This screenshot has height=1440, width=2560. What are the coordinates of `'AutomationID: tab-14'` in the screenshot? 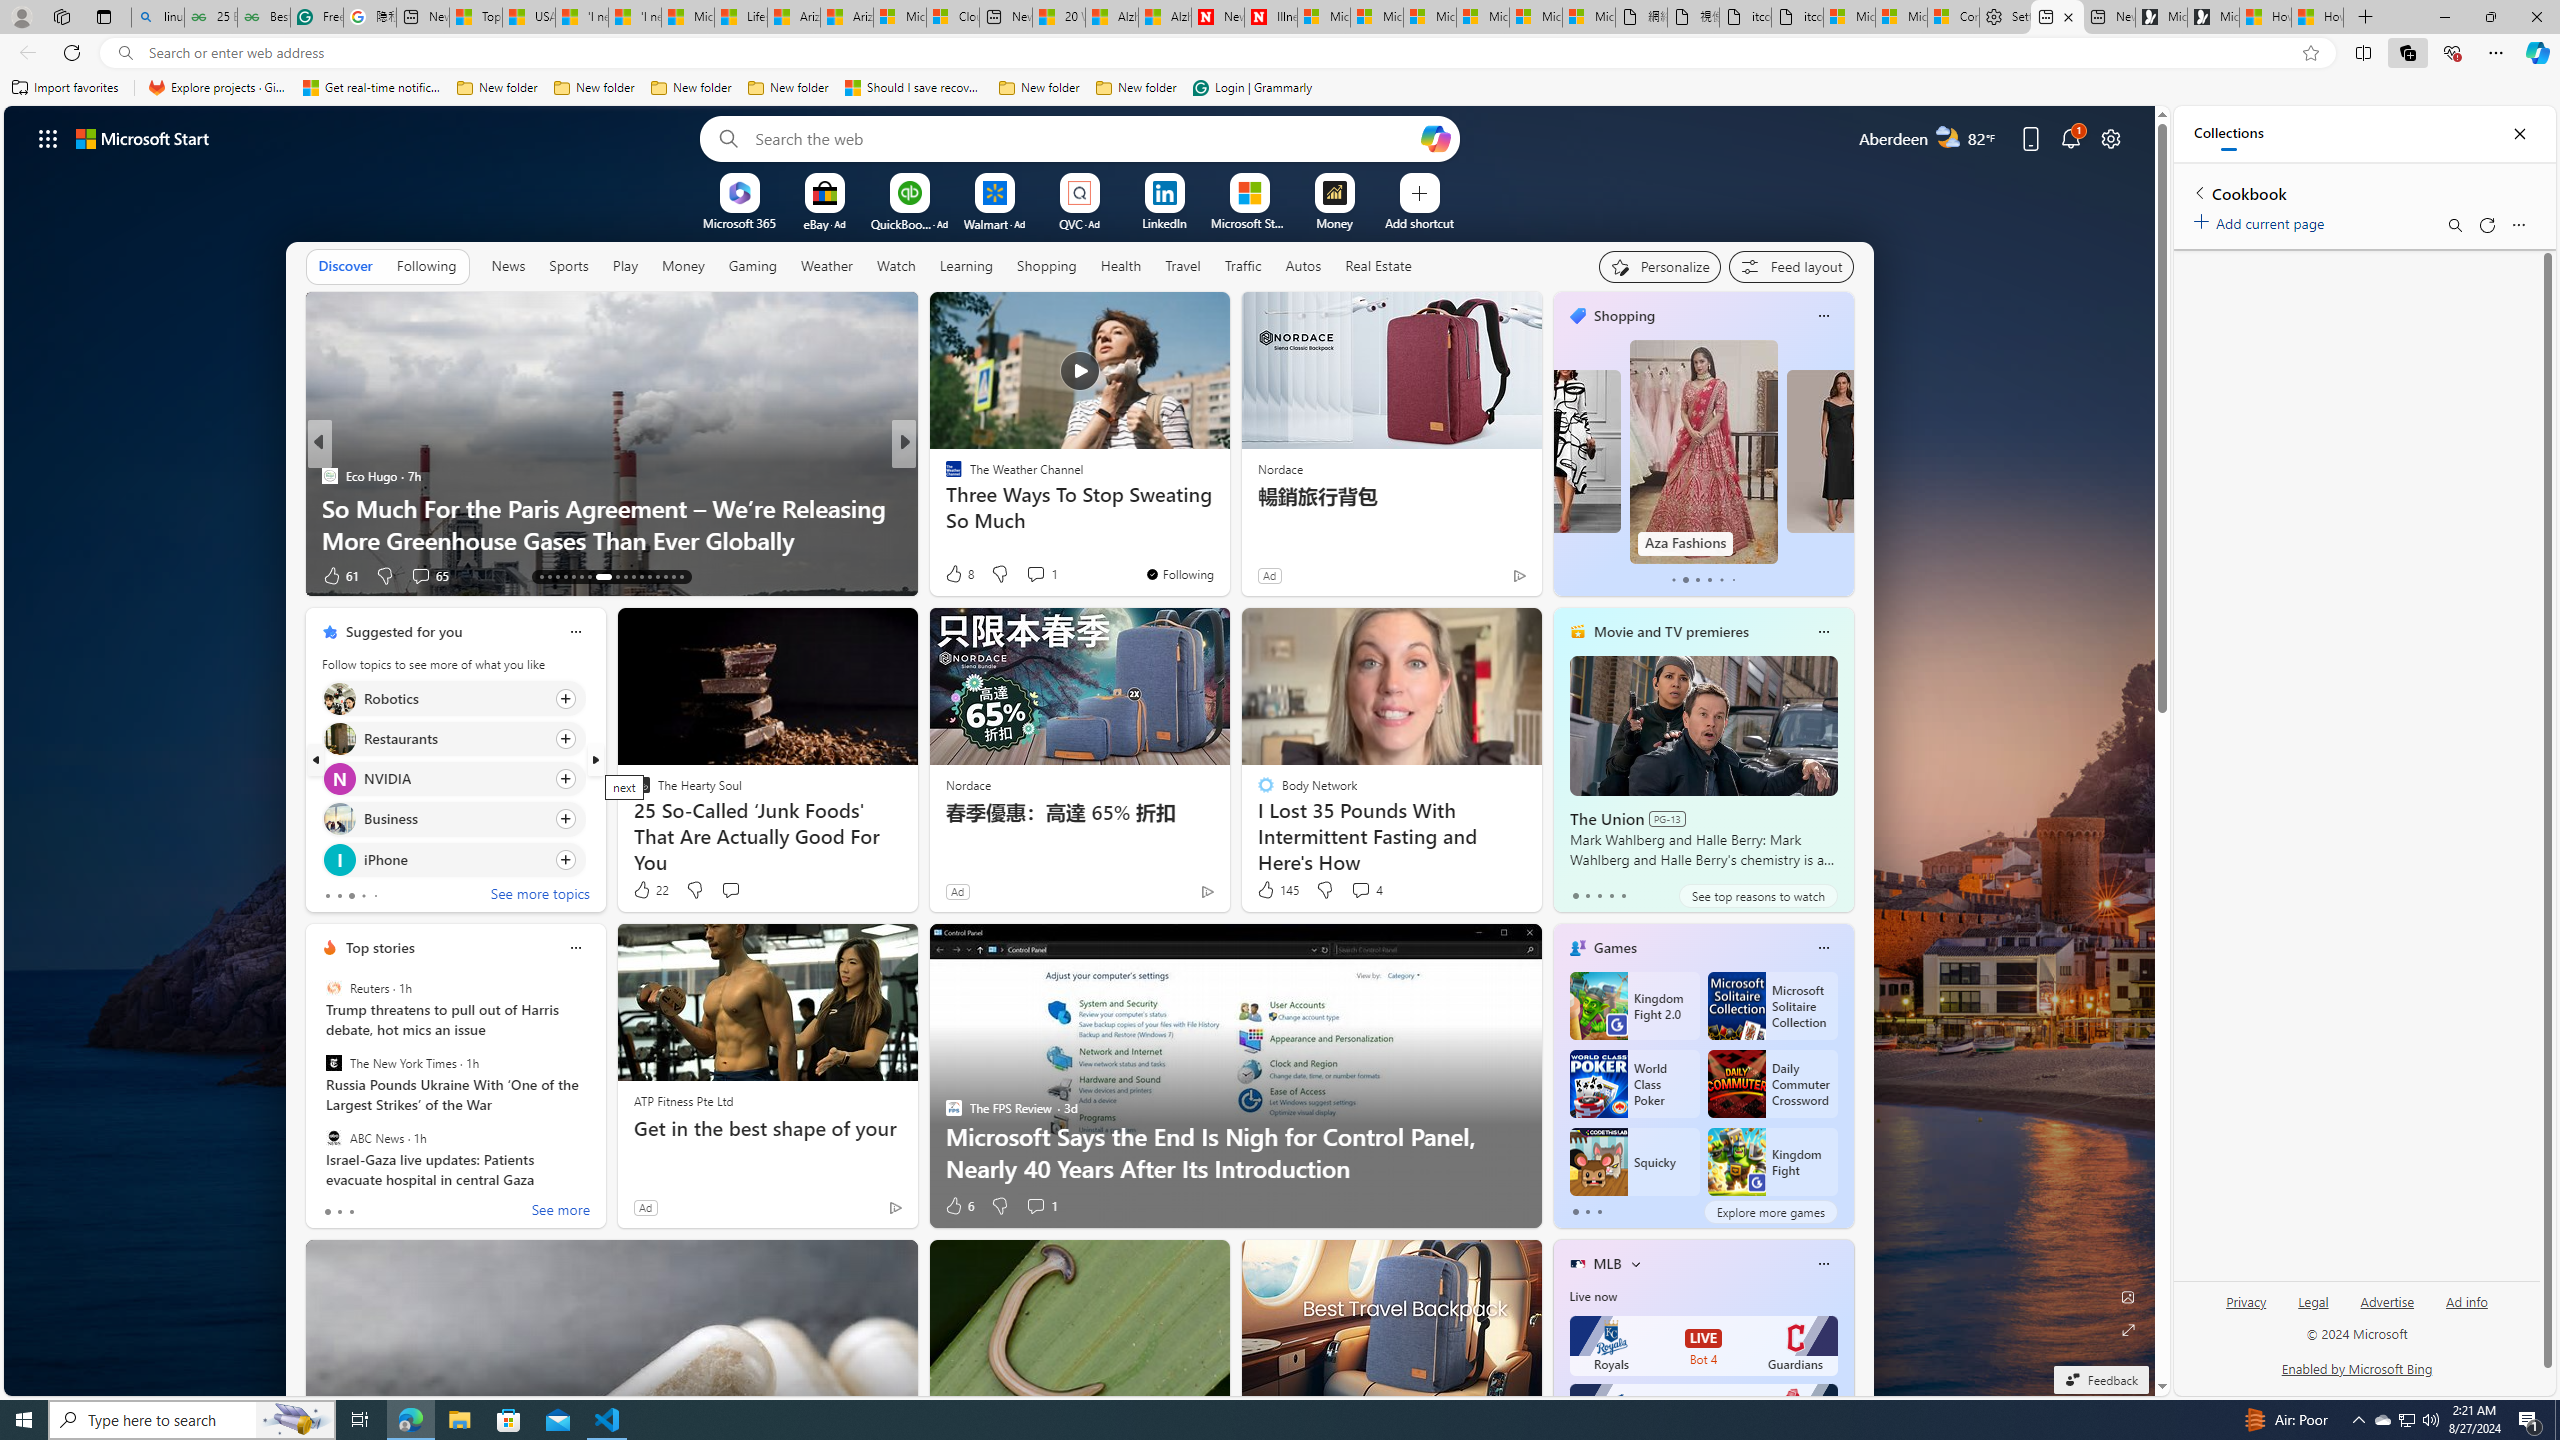 It's located at (549, 577).